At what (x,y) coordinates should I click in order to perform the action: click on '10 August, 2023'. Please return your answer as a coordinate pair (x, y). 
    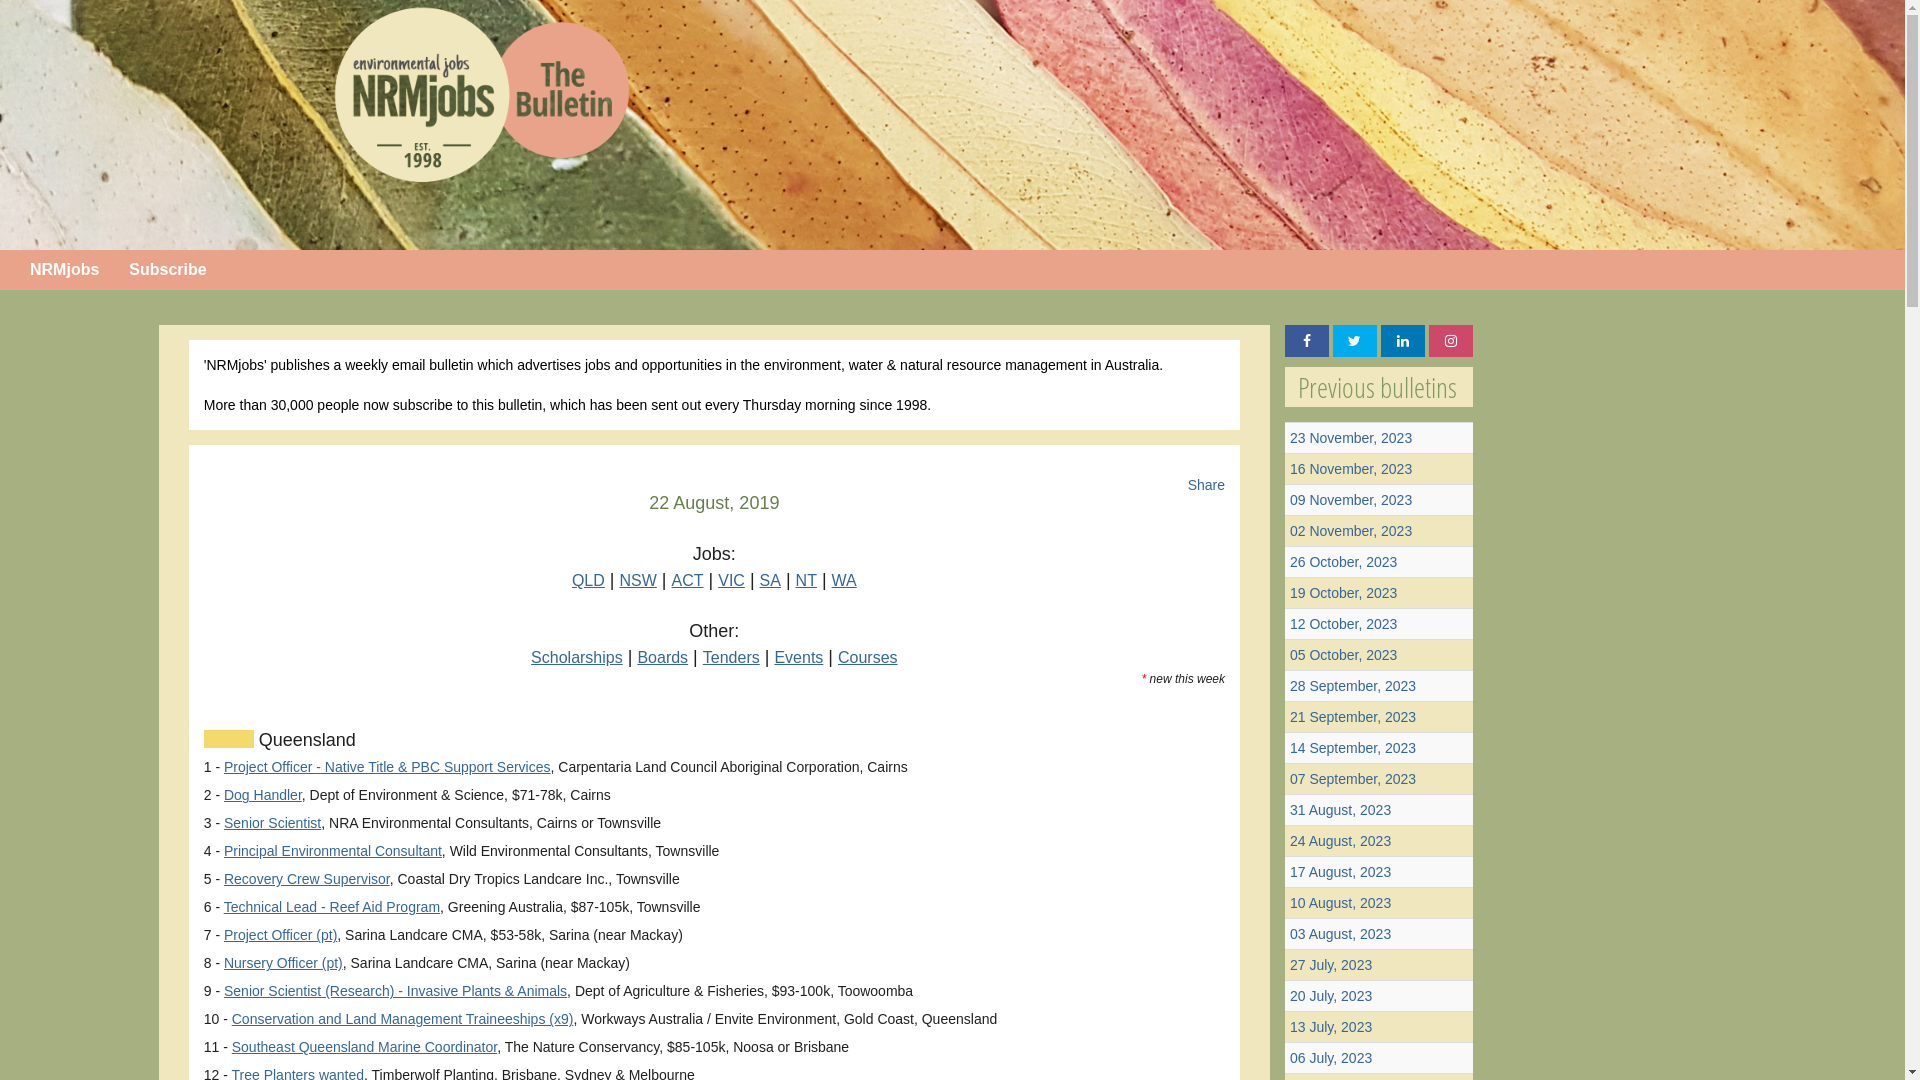
    Looking at the image, I should click on (1290, 902).